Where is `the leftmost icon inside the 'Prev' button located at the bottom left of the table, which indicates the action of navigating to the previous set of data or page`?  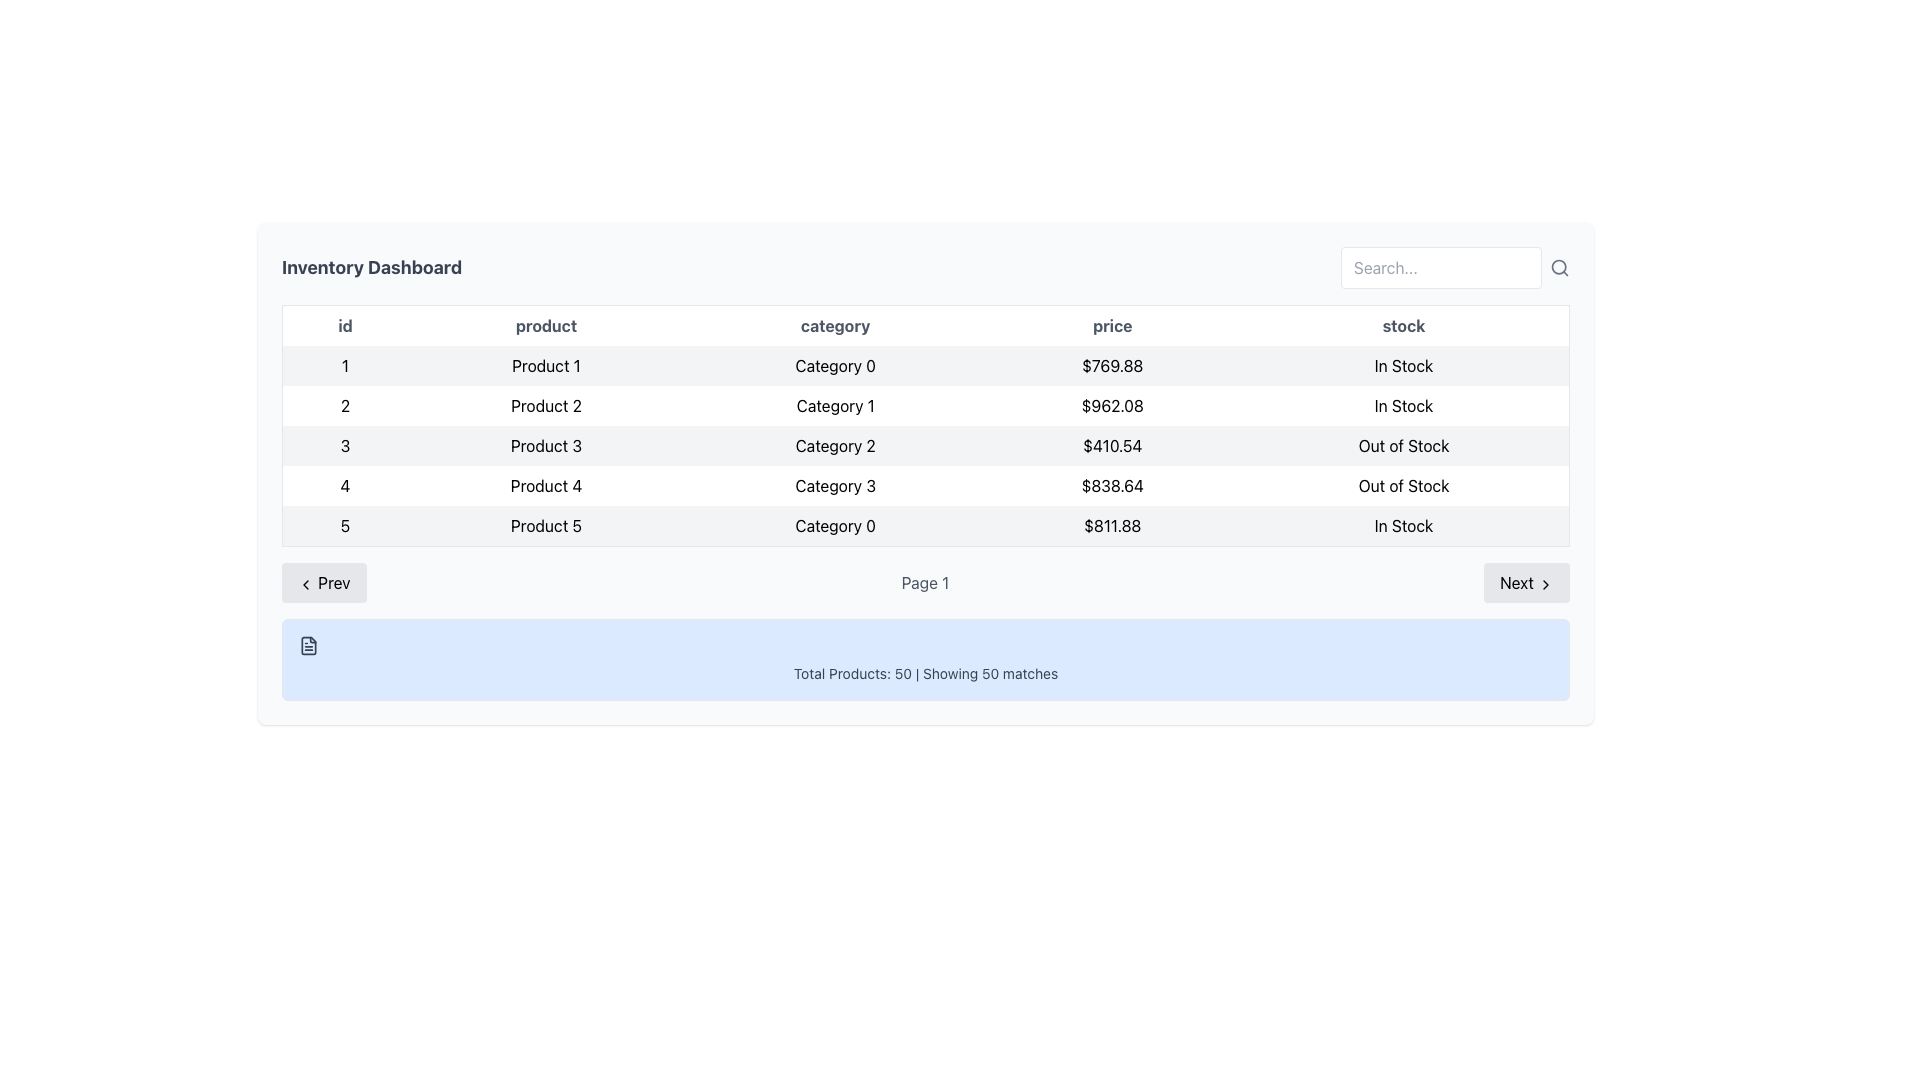
the leftmost icon inside the 'Prev' button located at the bottom left of the table, which indicates the action of navigating to the previous set of data or page is located at coordinates (305, 583).